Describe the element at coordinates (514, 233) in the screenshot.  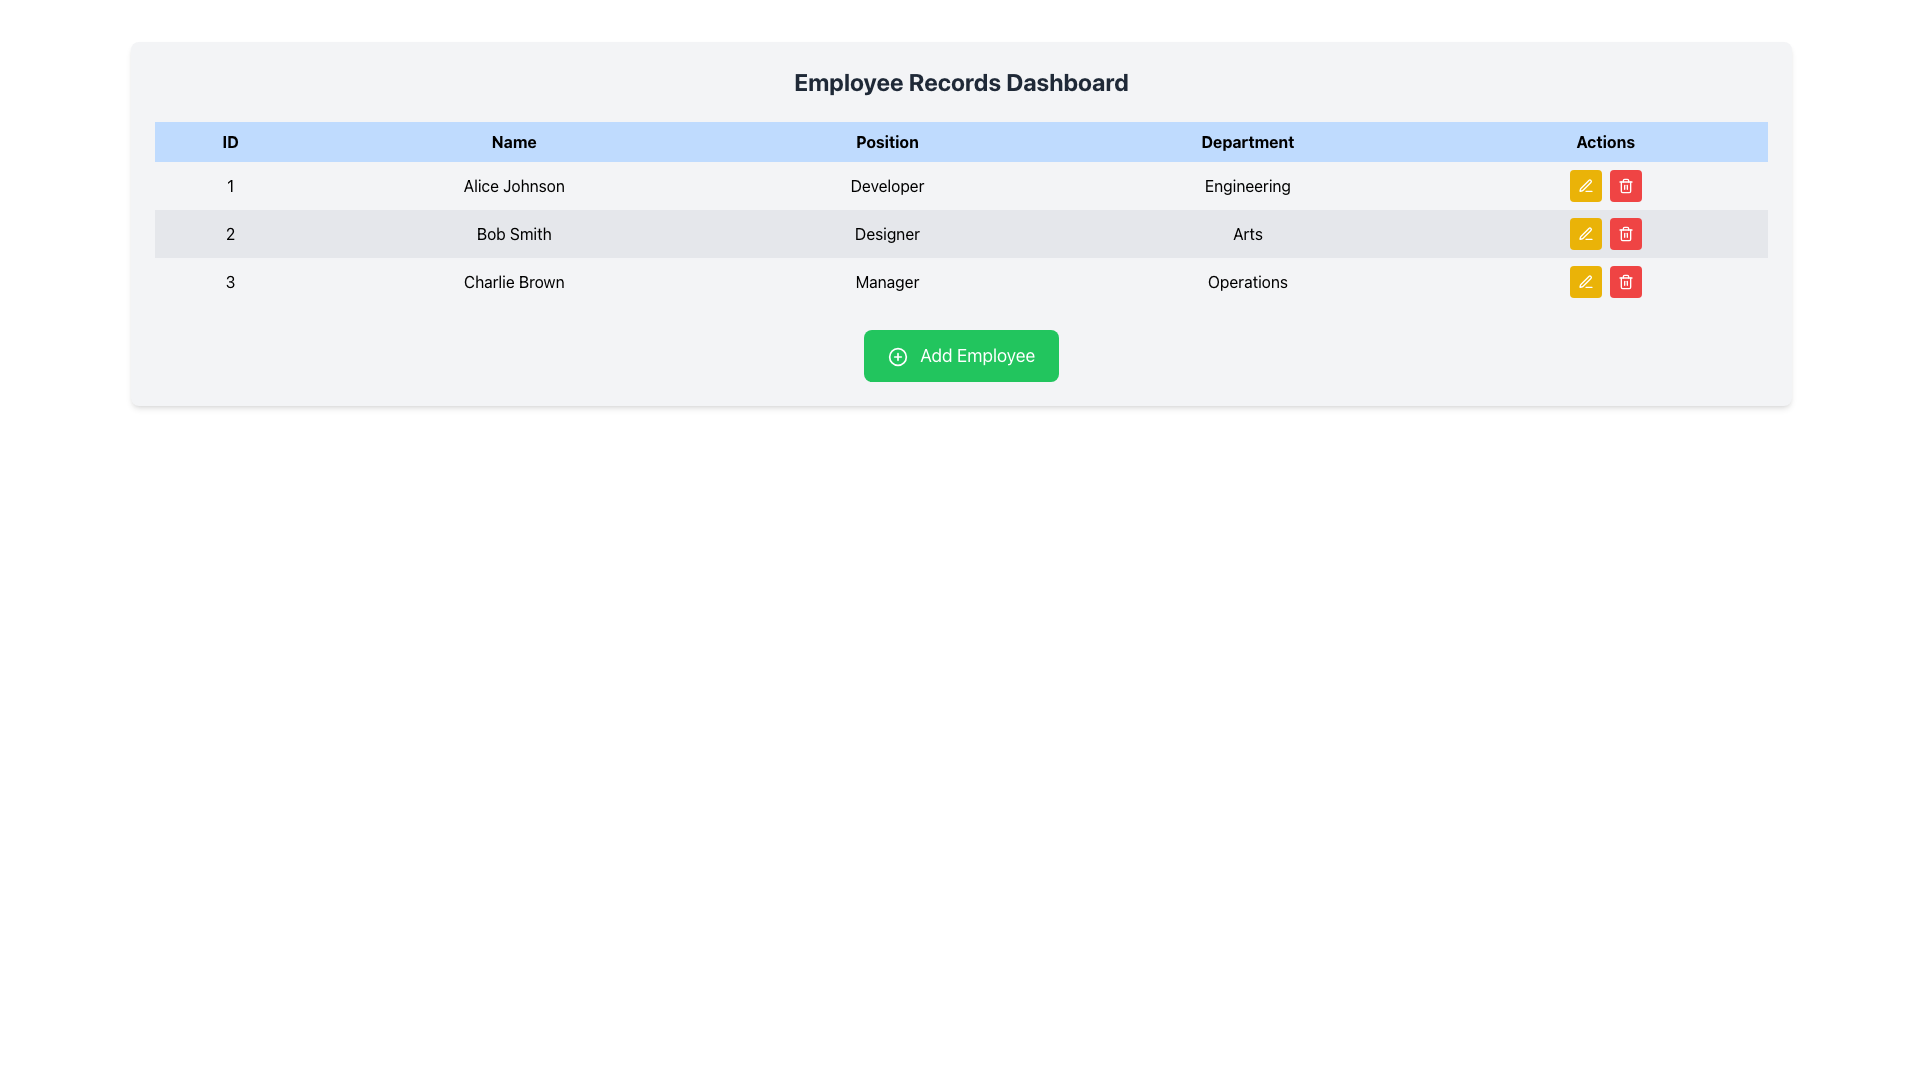
I see `the text label 'Bob Smith' located in the second row of the table under the 'Name' column, which has a gray background and is positioned adjacent to '2' in the 'ID' column and 'Designer' in the 'Position' column` at that location.